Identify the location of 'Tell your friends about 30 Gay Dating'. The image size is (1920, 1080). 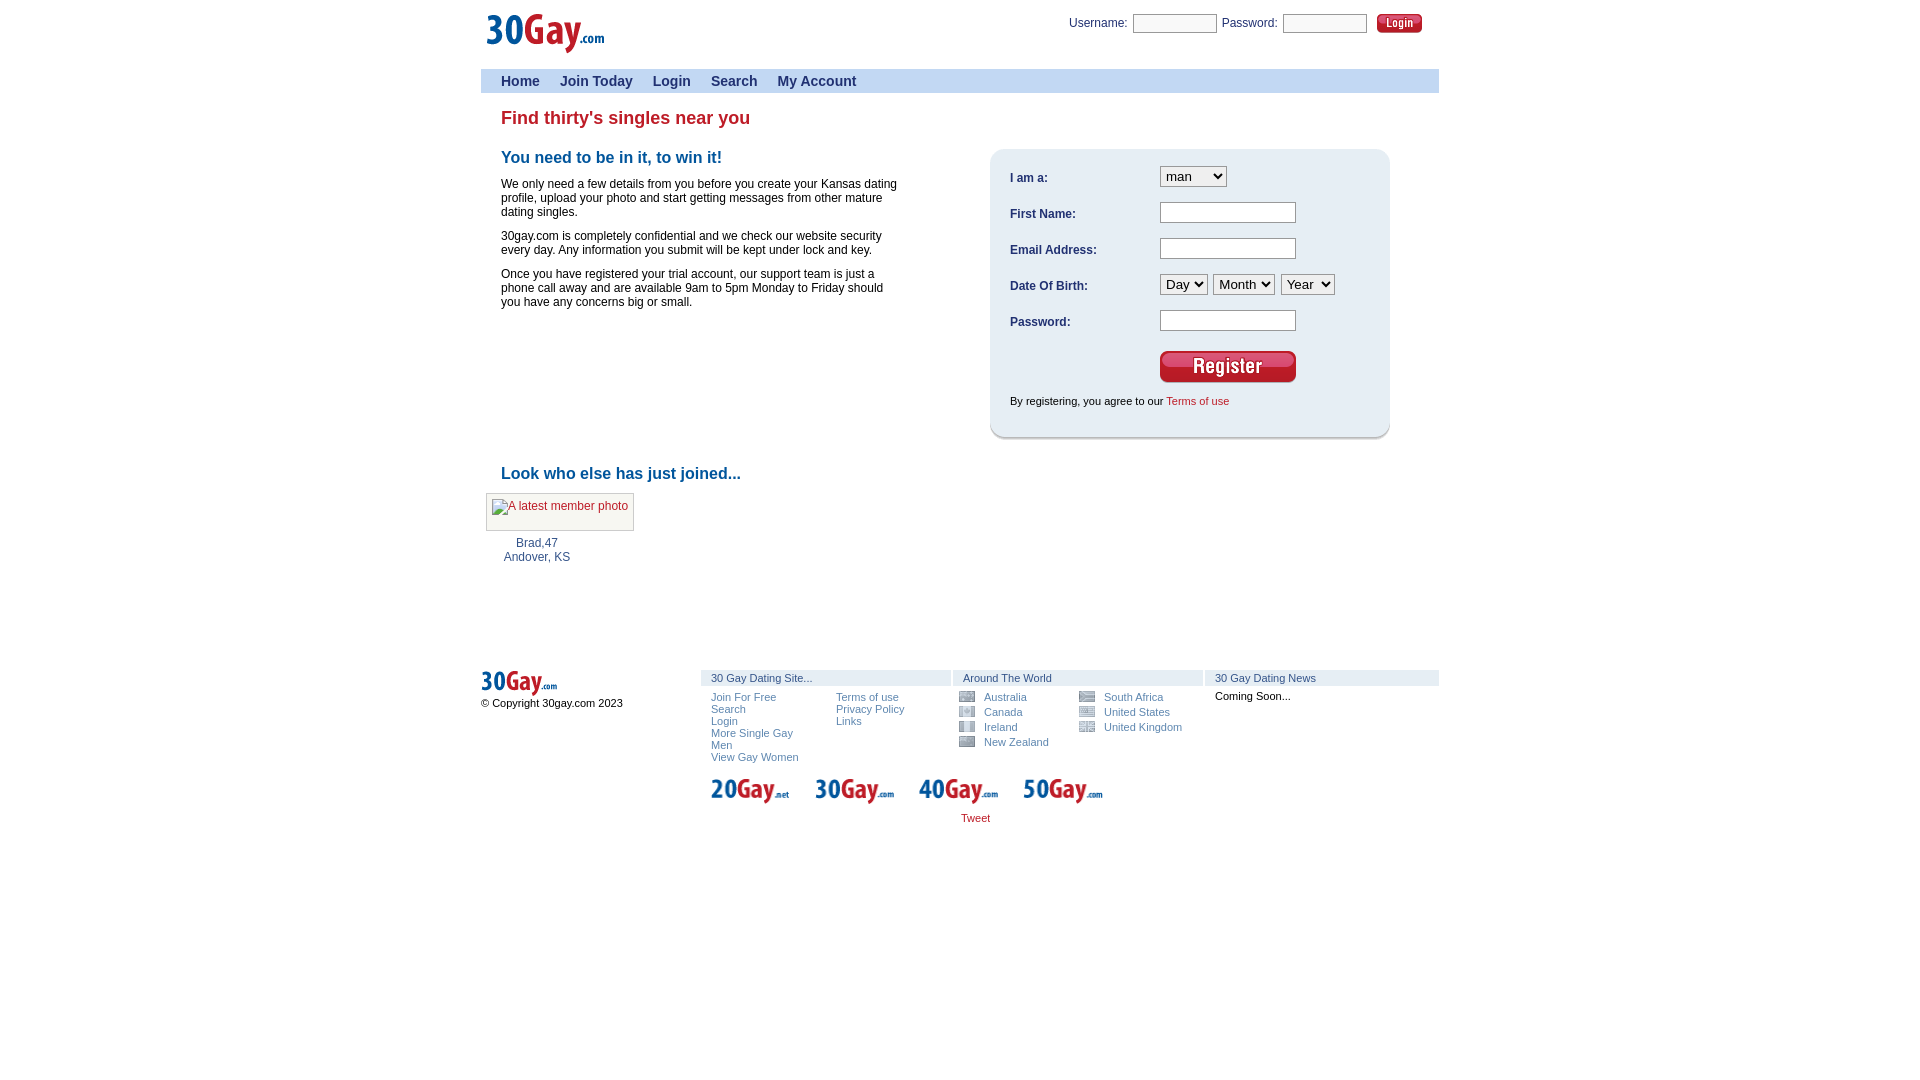
(999, 821).